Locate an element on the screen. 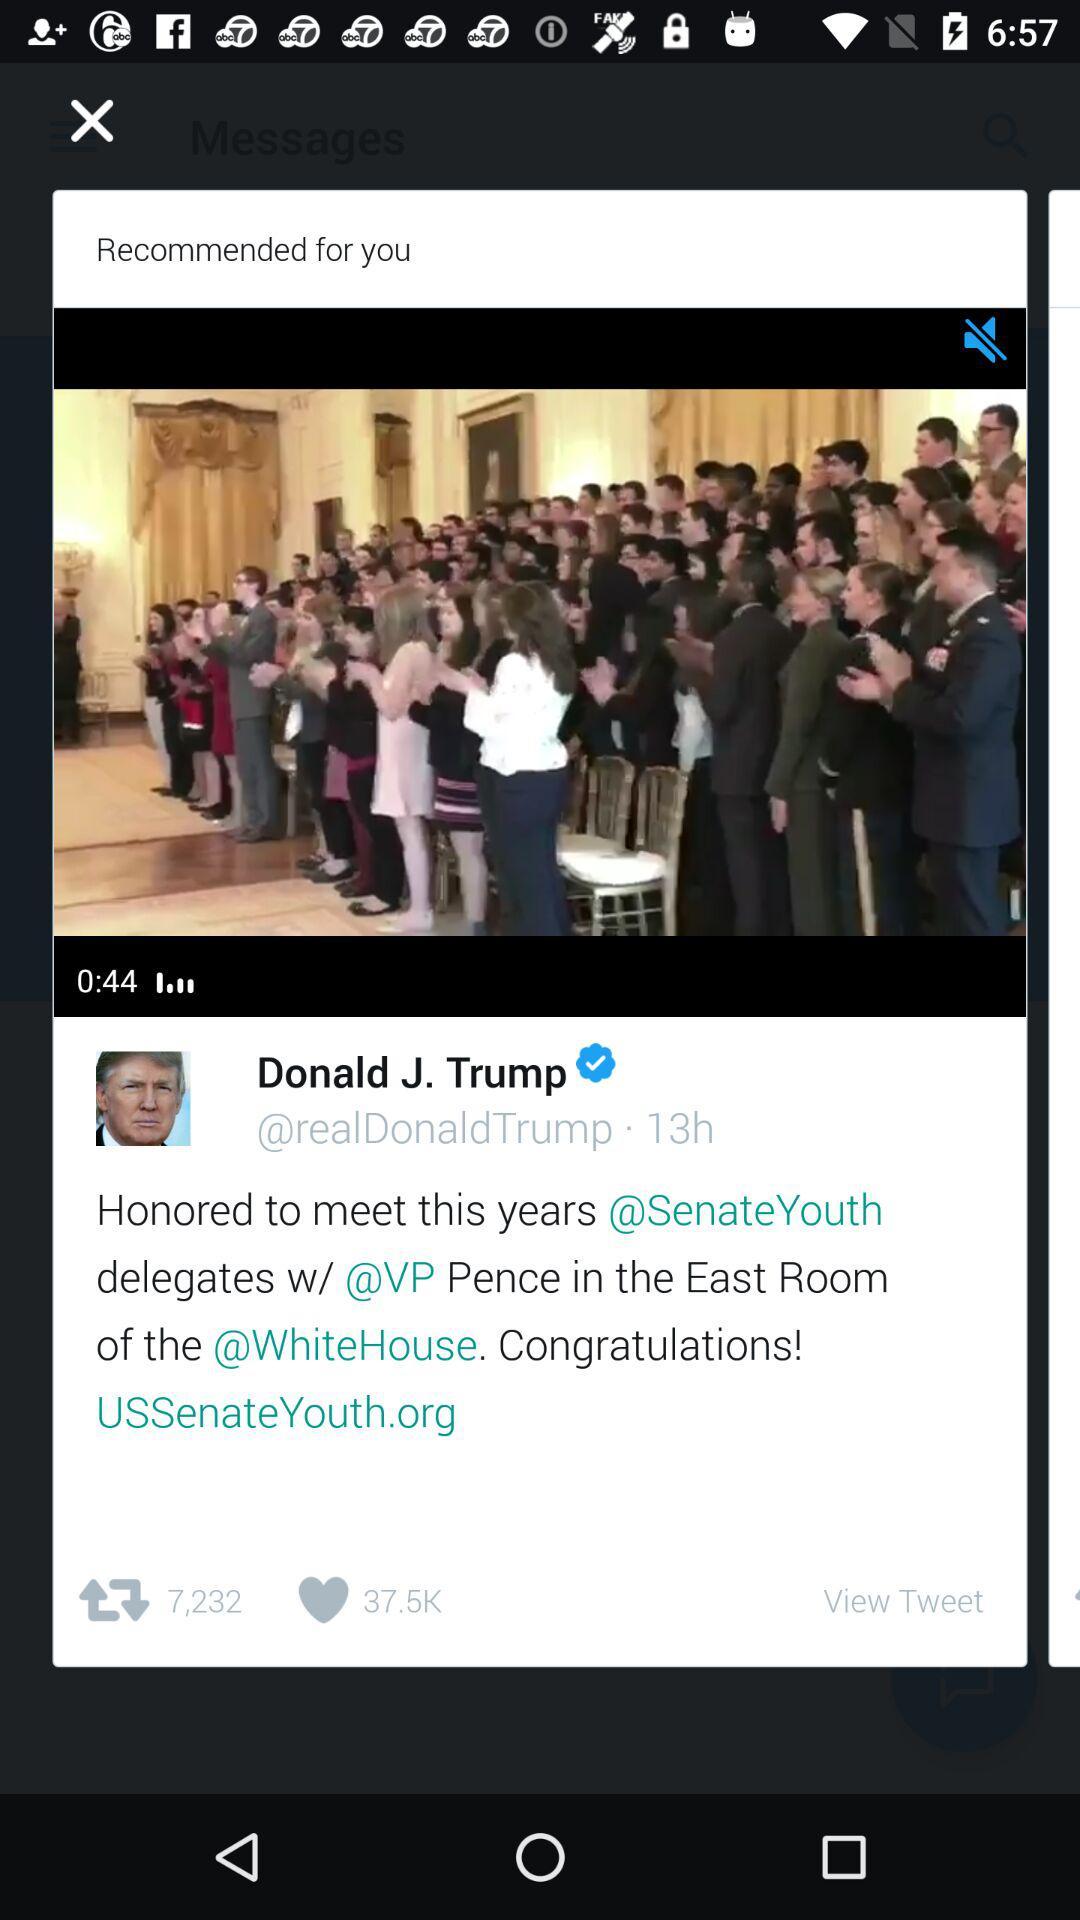 The image size is (1080, 1920). the item at the bottom left corner is located at coordinates (157, 1600).